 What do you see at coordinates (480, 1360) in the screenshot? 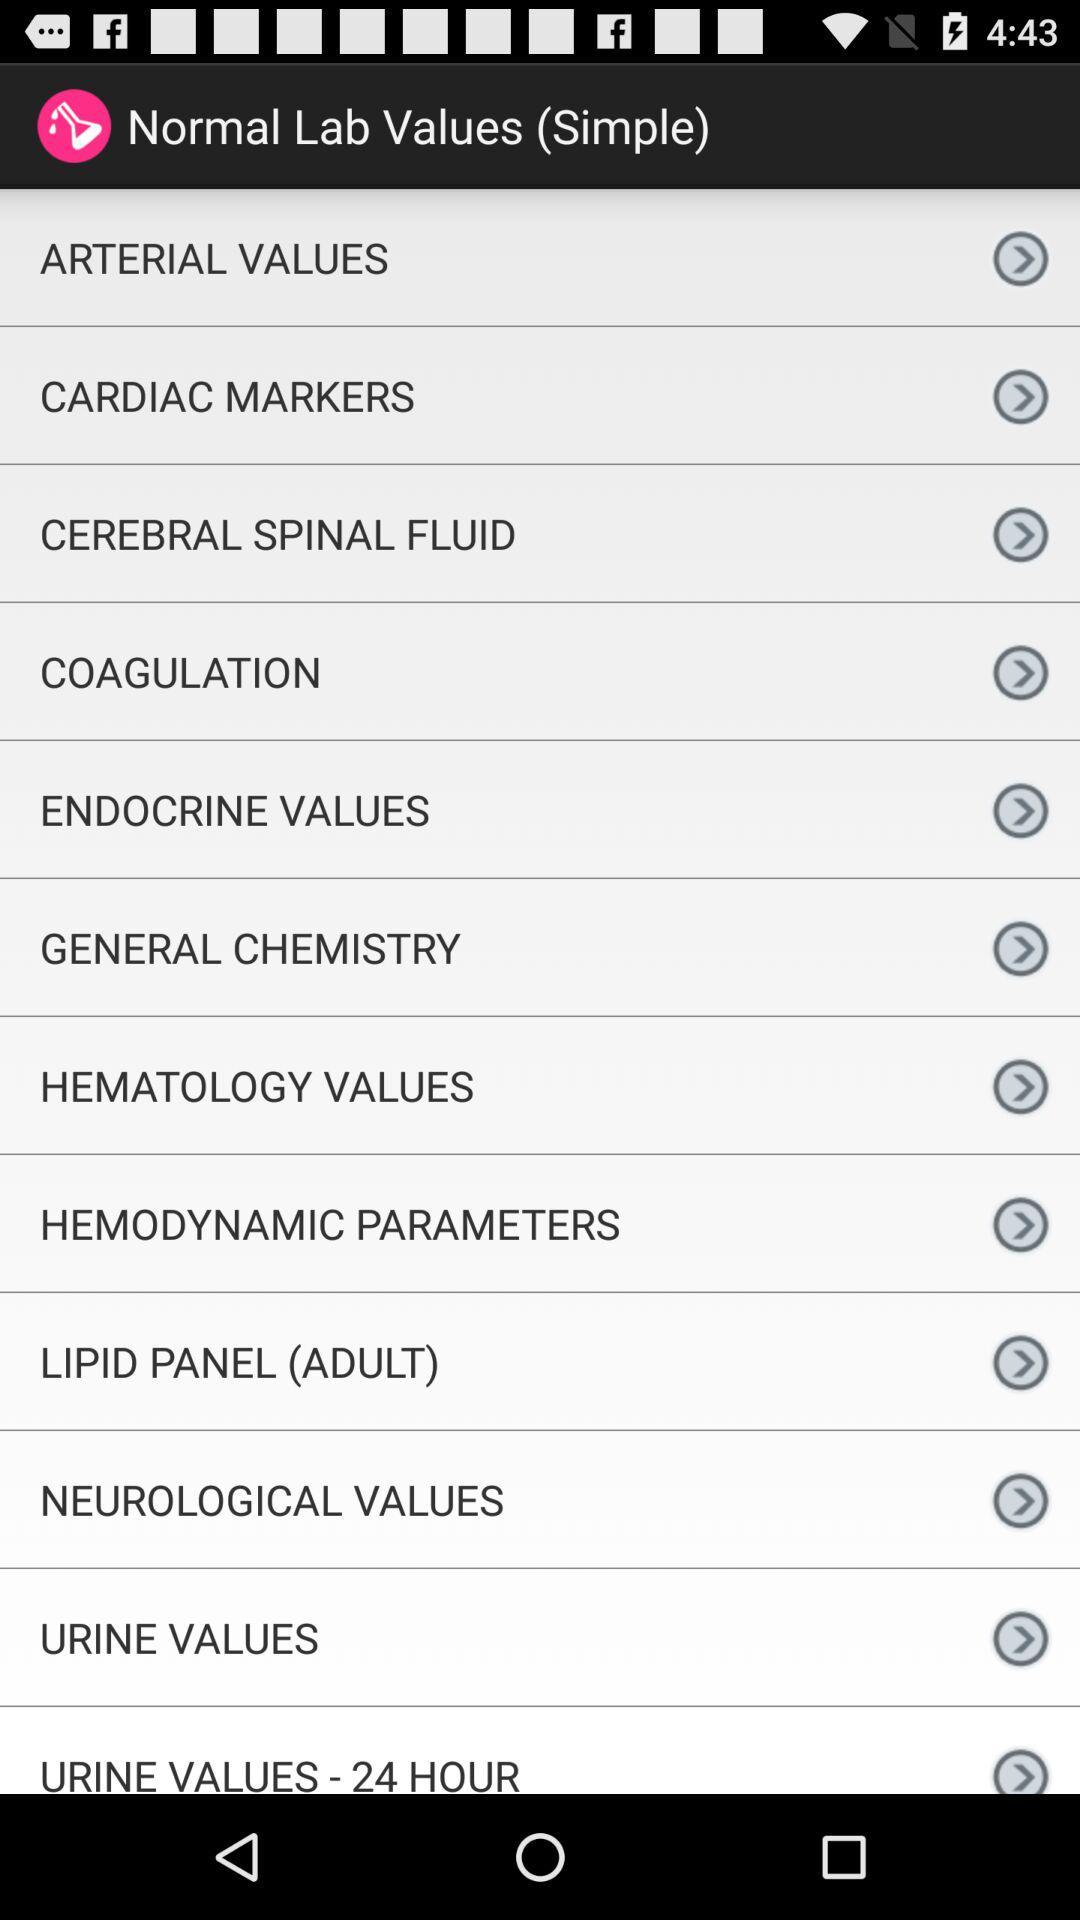
I see `the lipid panel (adult)` at bounding box center [480, 1360].